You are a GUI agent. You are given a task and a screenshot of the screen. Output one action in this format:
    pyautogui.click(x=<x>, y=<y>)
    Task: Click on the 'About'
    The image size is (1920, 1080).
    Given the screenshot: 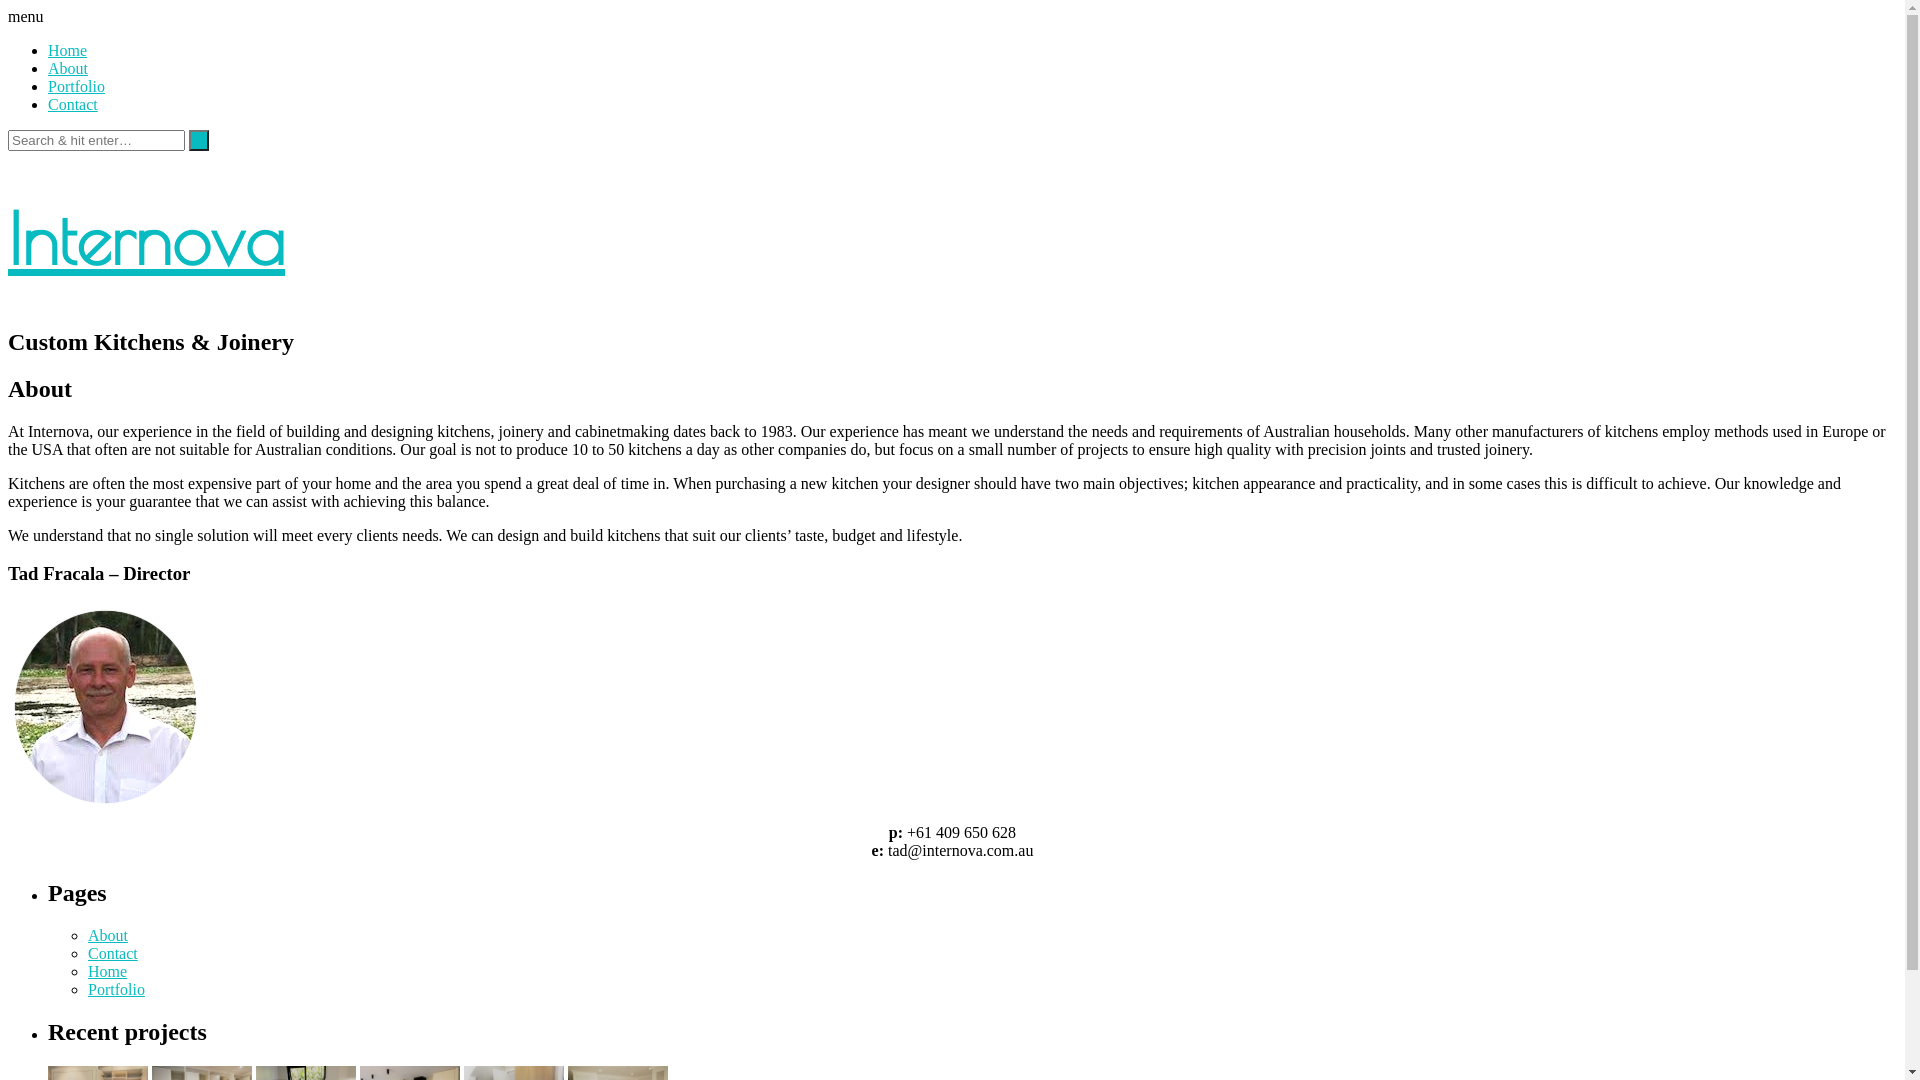 What is the action you would take?
    pyautogui.click(x=67, y=67)
    